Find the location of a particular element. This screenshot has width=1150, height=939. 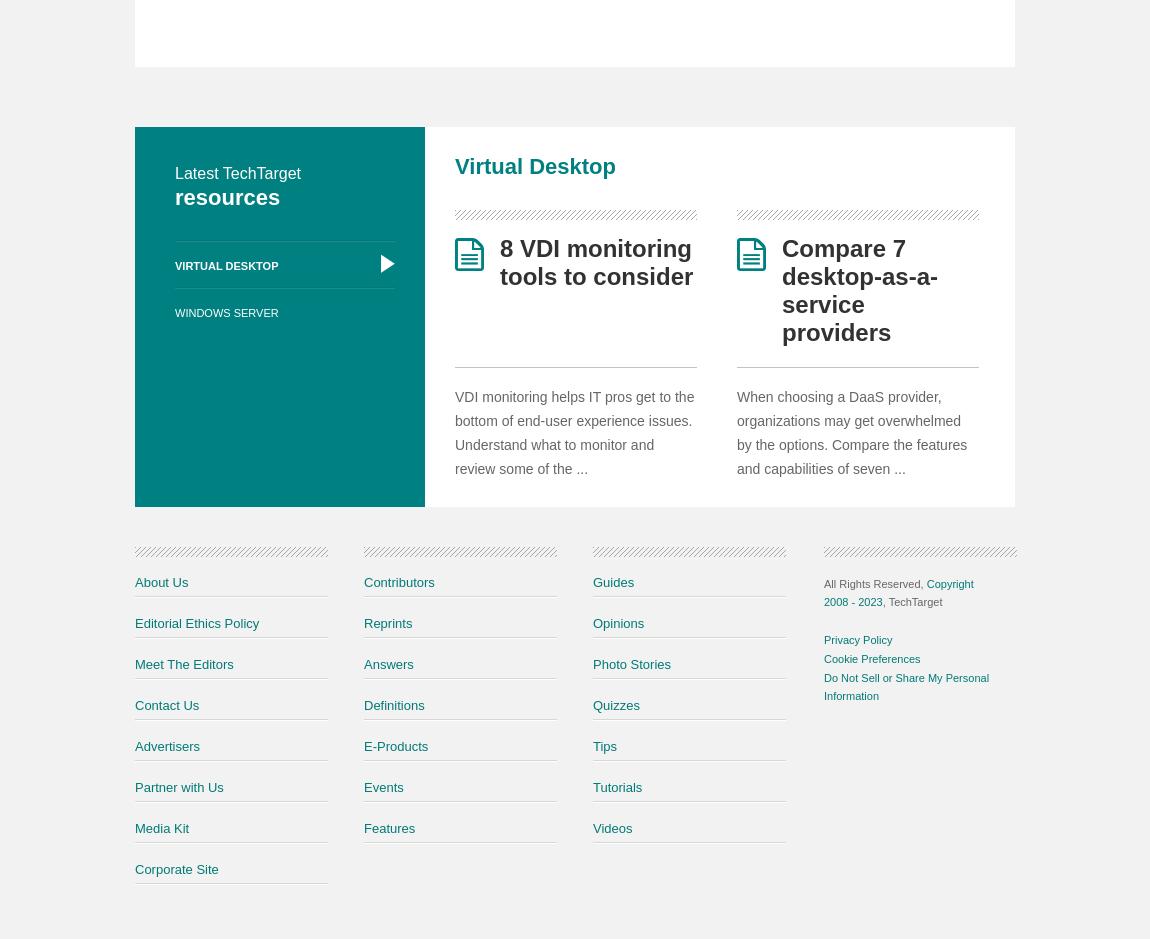

'Editorial Ethics Policy' is located at coordinates (134, 621).